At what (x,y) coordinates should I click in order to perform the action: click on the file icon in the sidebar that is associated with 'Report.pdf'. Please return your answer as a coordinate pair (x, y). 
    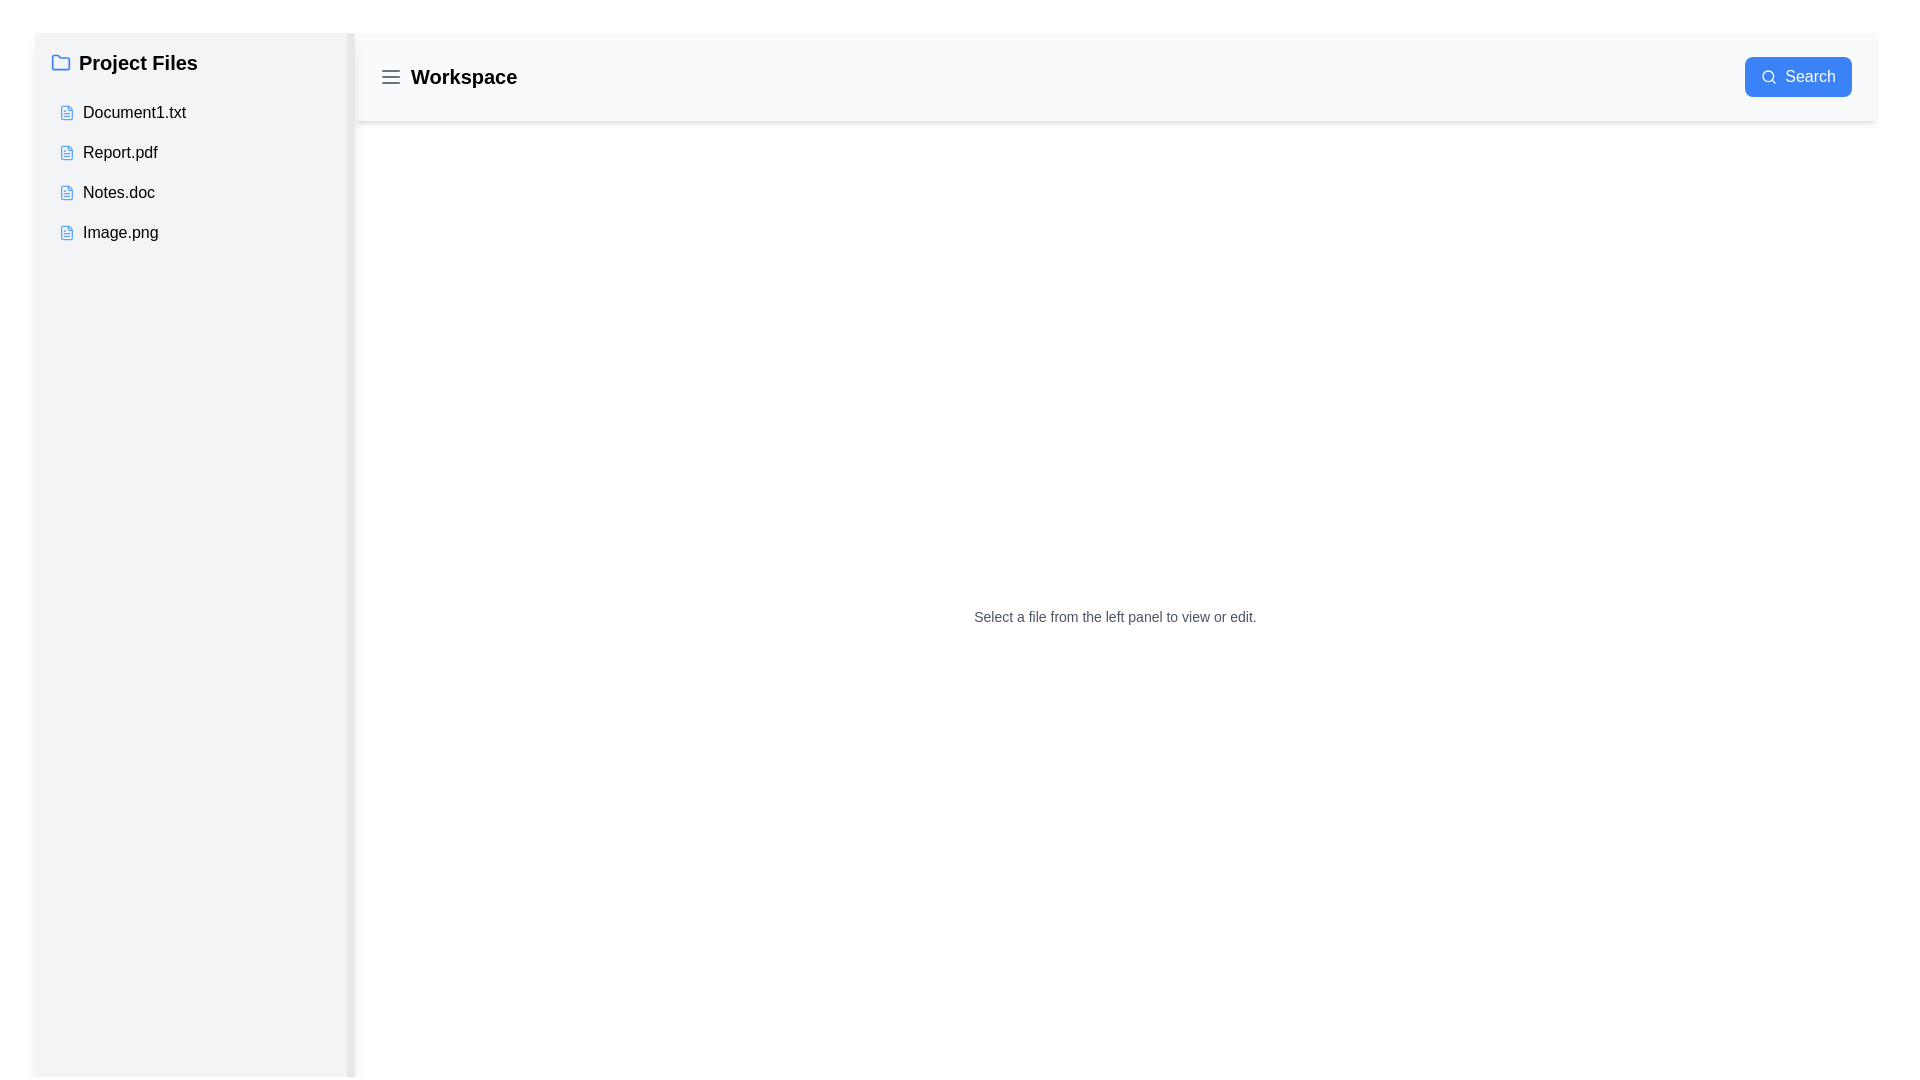
    Looking at the image, I should click on (67, 152).